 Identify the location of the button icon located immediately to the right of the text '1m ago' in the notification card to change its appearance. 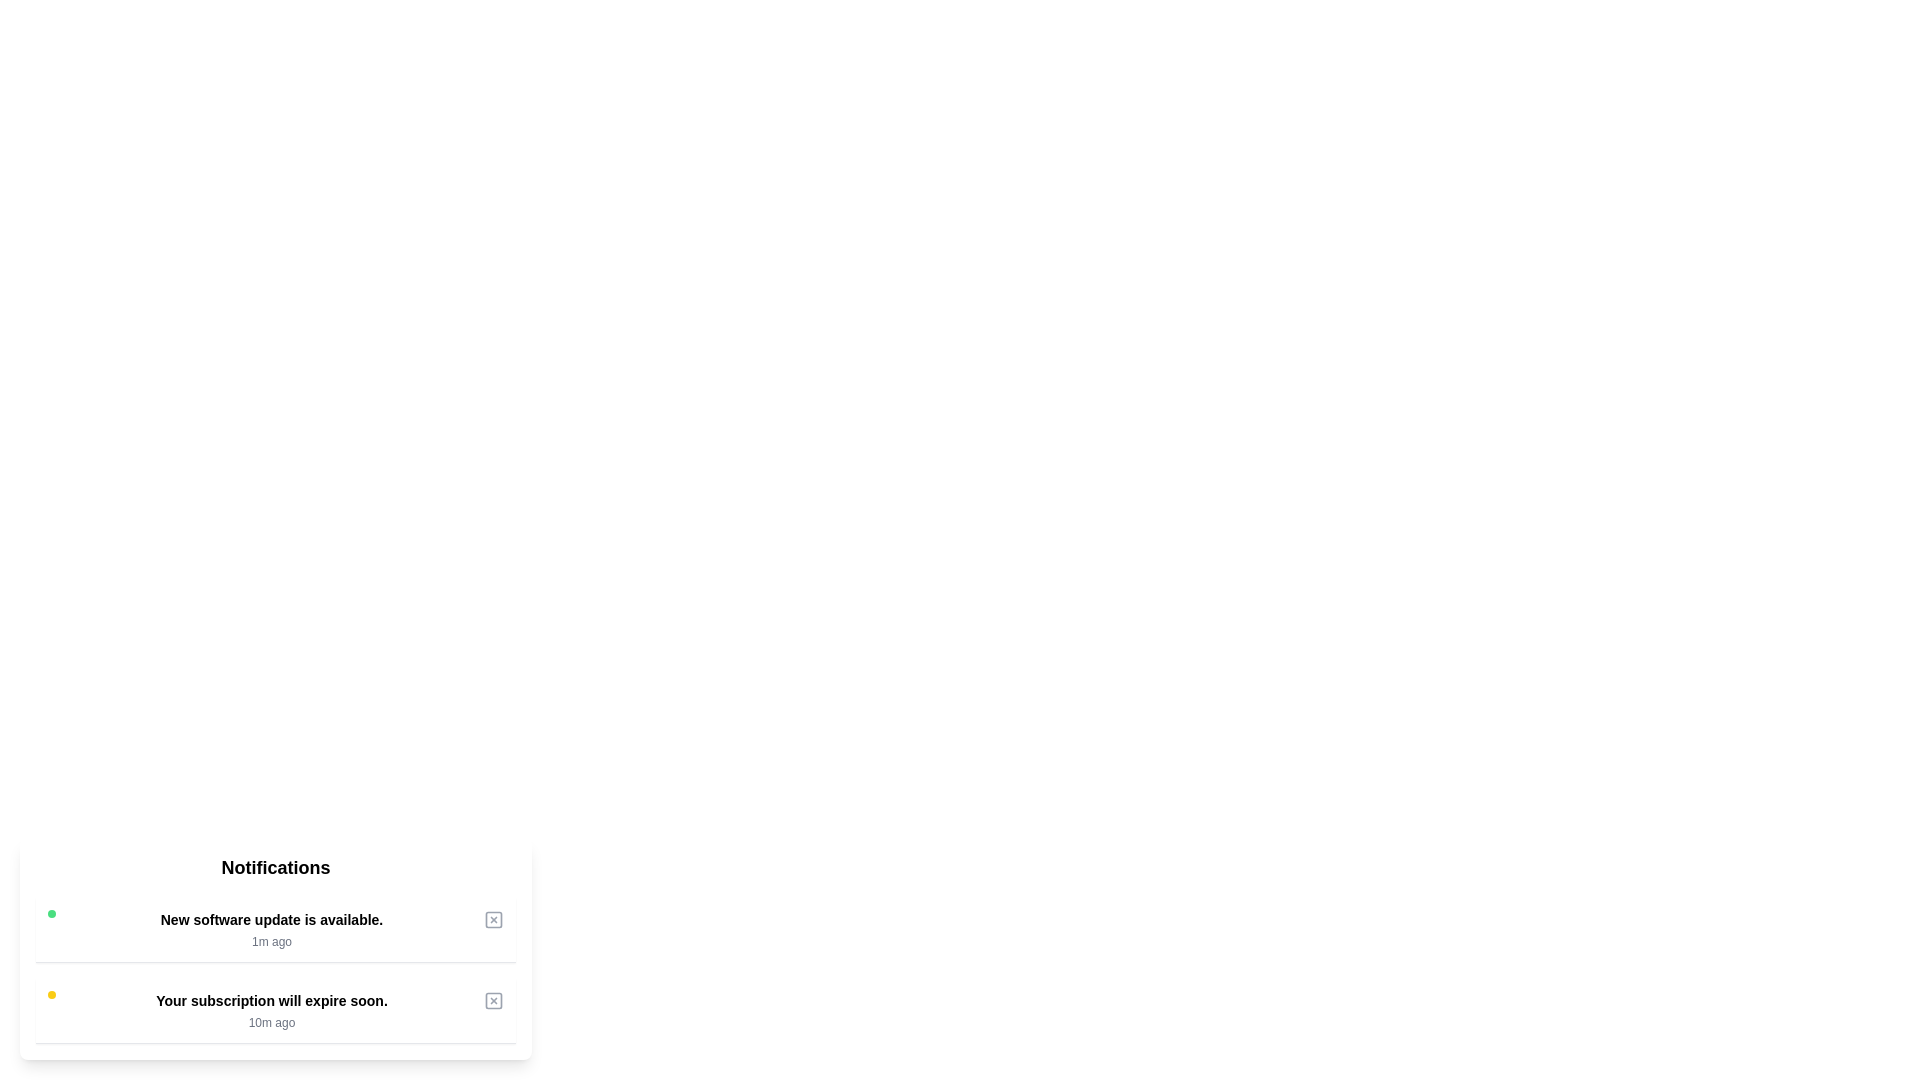
(494, 920).